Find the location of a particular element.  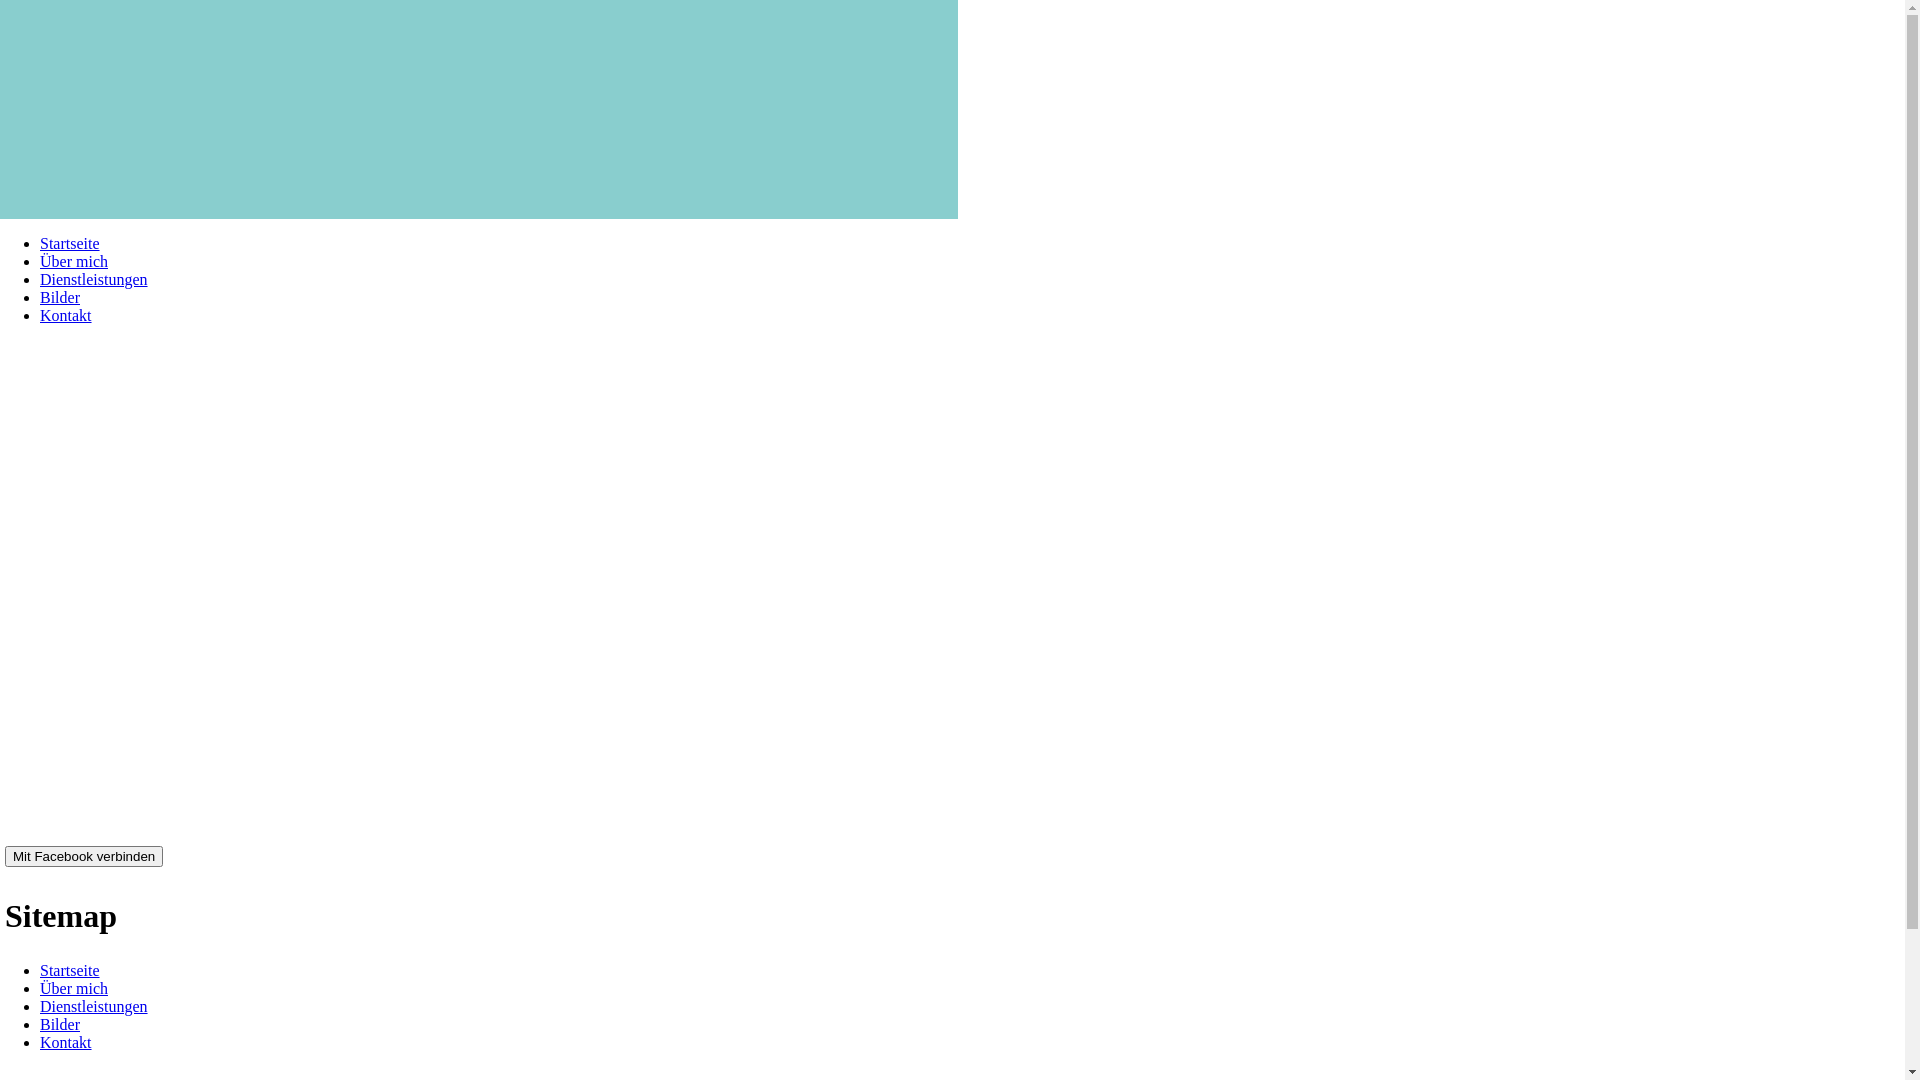

'Dienstleistungen' is located at coordinates (93, 1006).